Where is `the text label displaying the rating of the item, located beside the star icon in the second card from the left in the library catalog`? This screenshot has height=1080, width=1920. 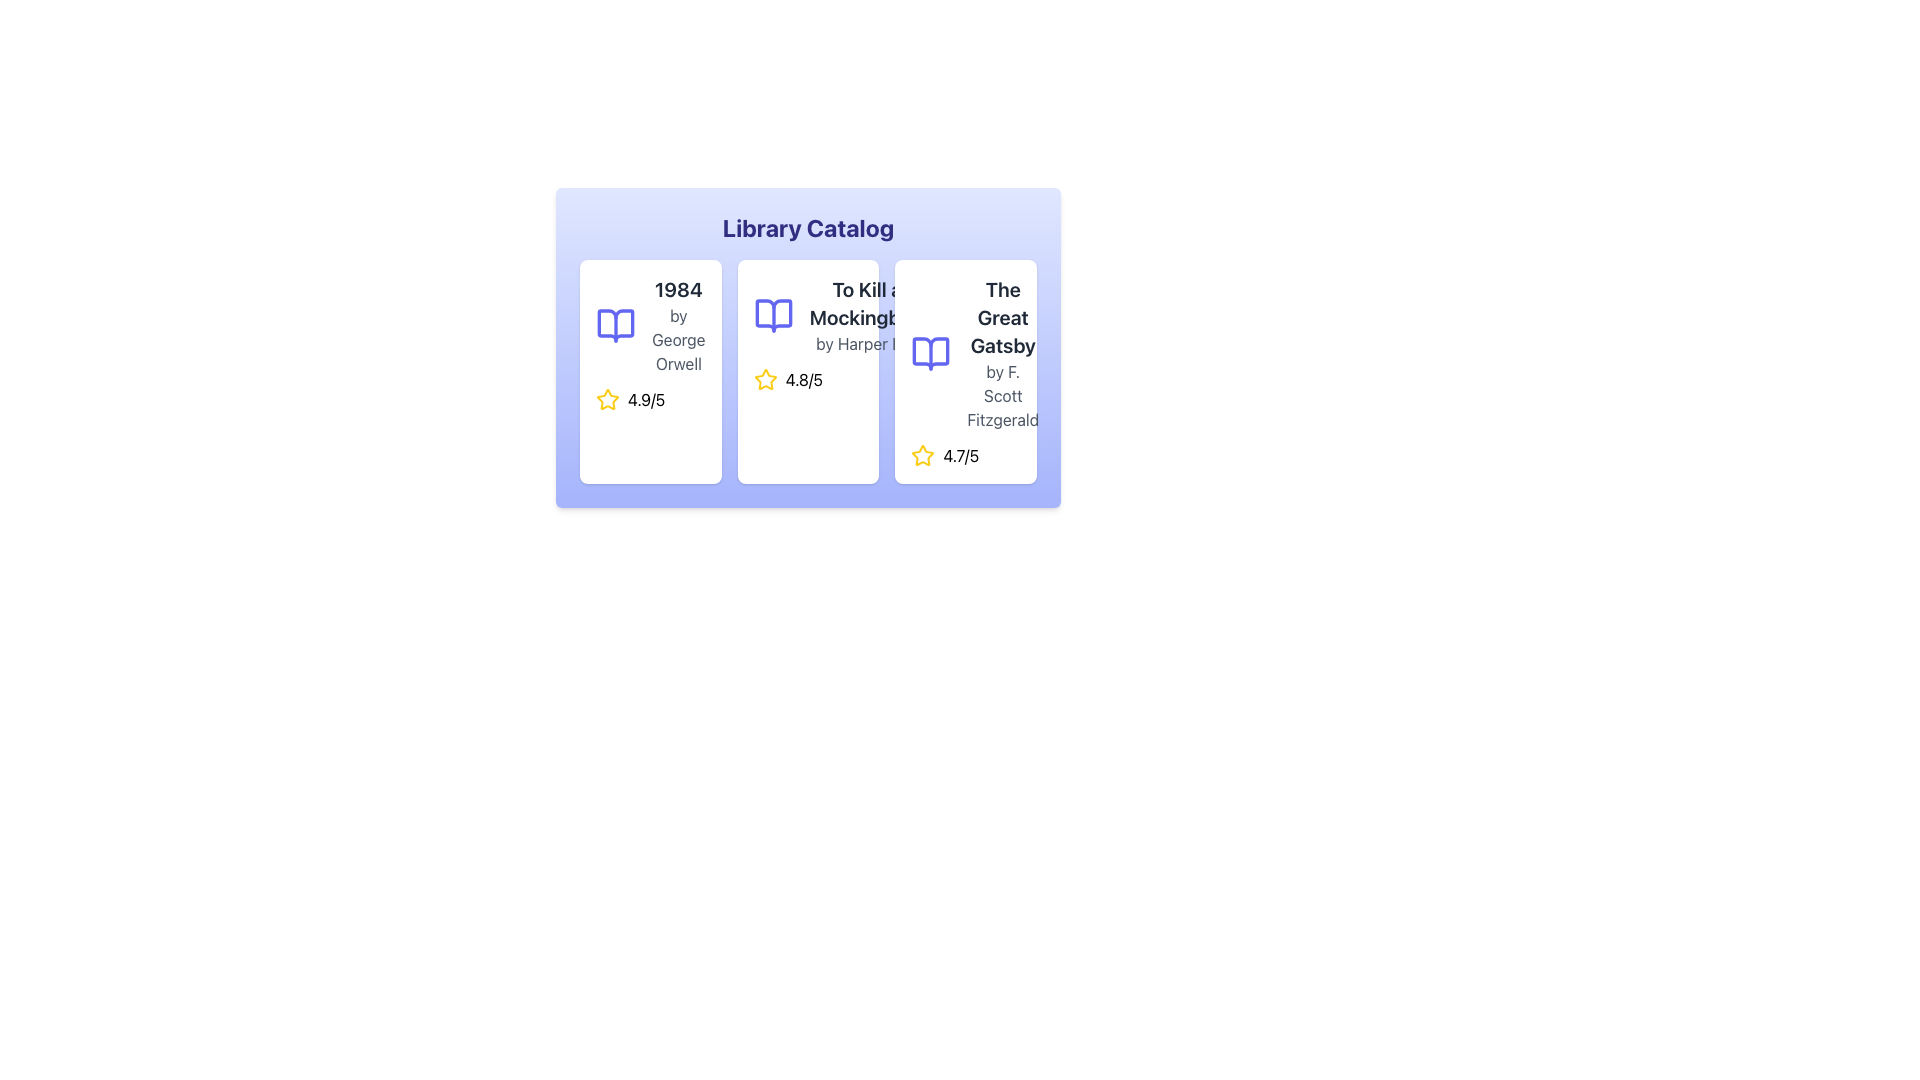
the text label displaying the rating of the item, located beside the star icon in the second card from the left in the library catalog is located at coordinates (804, 380).